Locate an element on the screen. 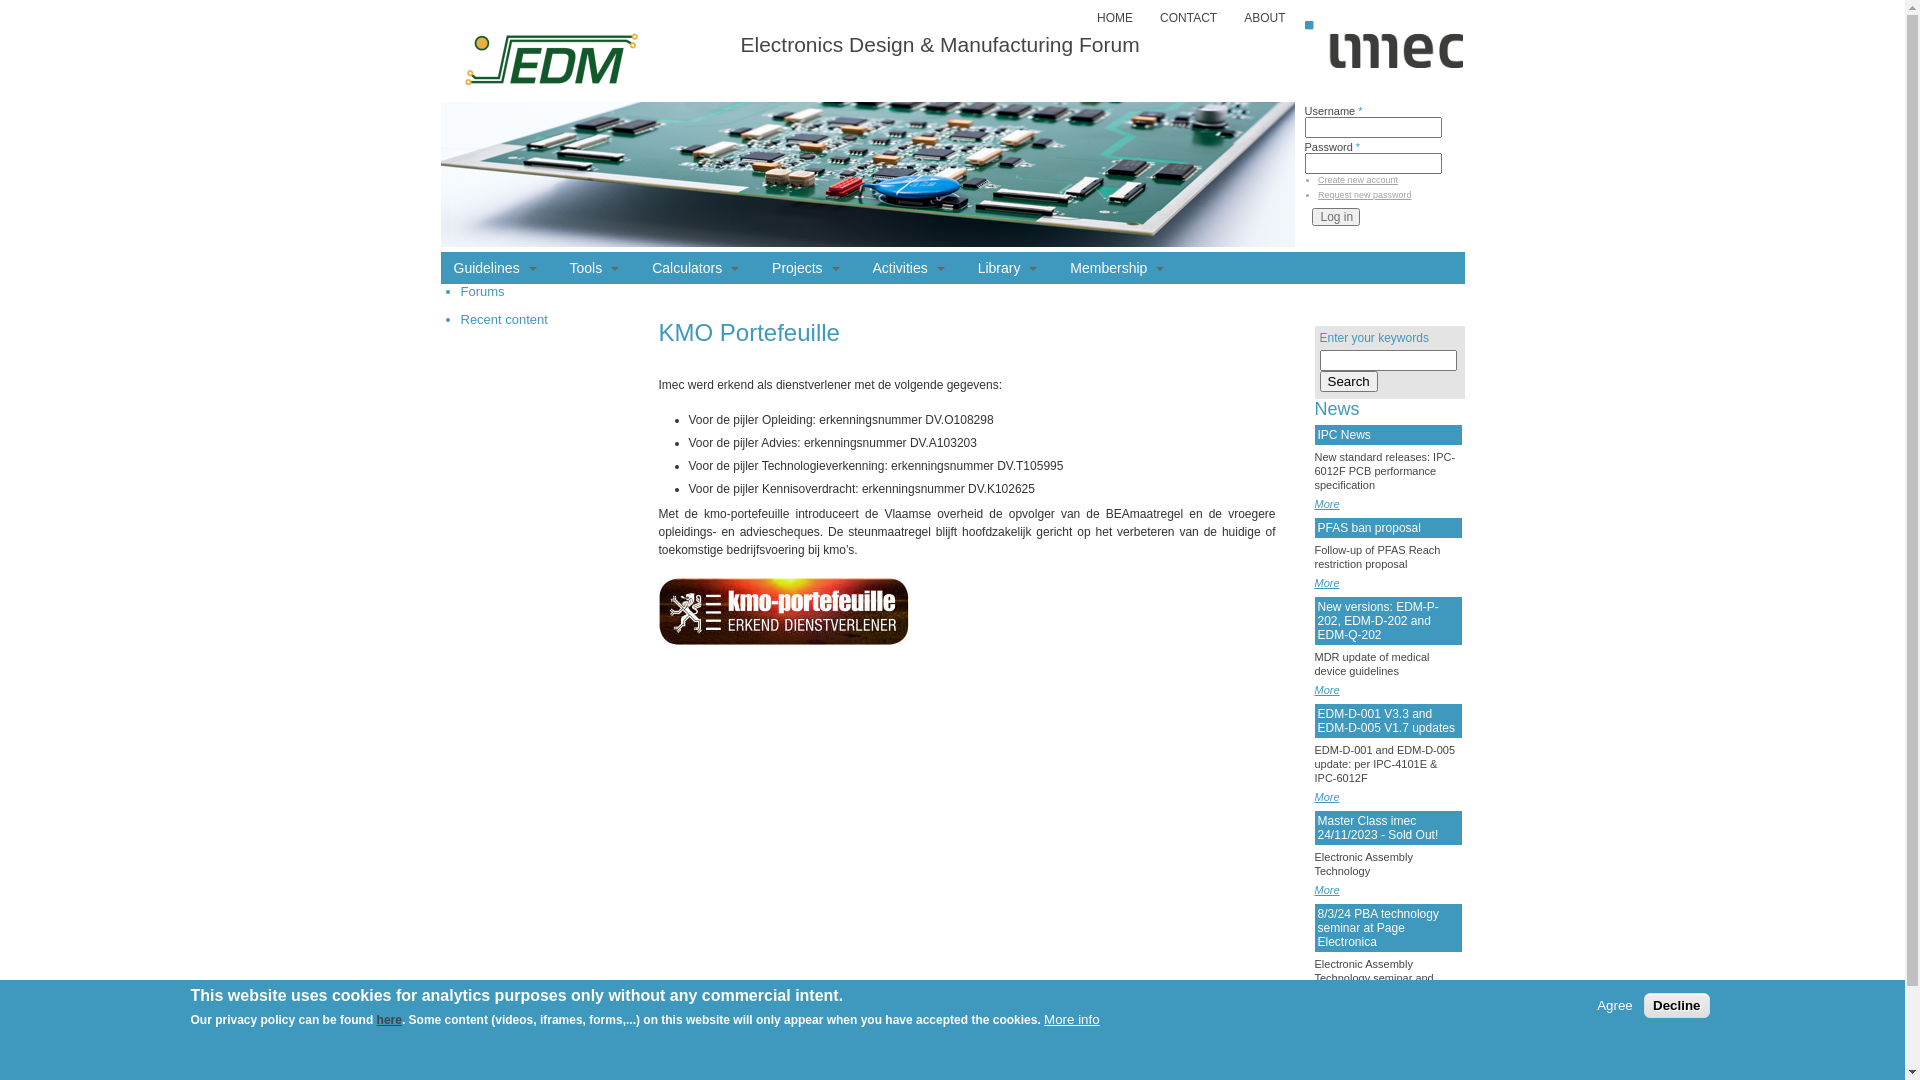 This screenshot has width=1920, height=1080. 'More' is located at coordinates (1326, 889).